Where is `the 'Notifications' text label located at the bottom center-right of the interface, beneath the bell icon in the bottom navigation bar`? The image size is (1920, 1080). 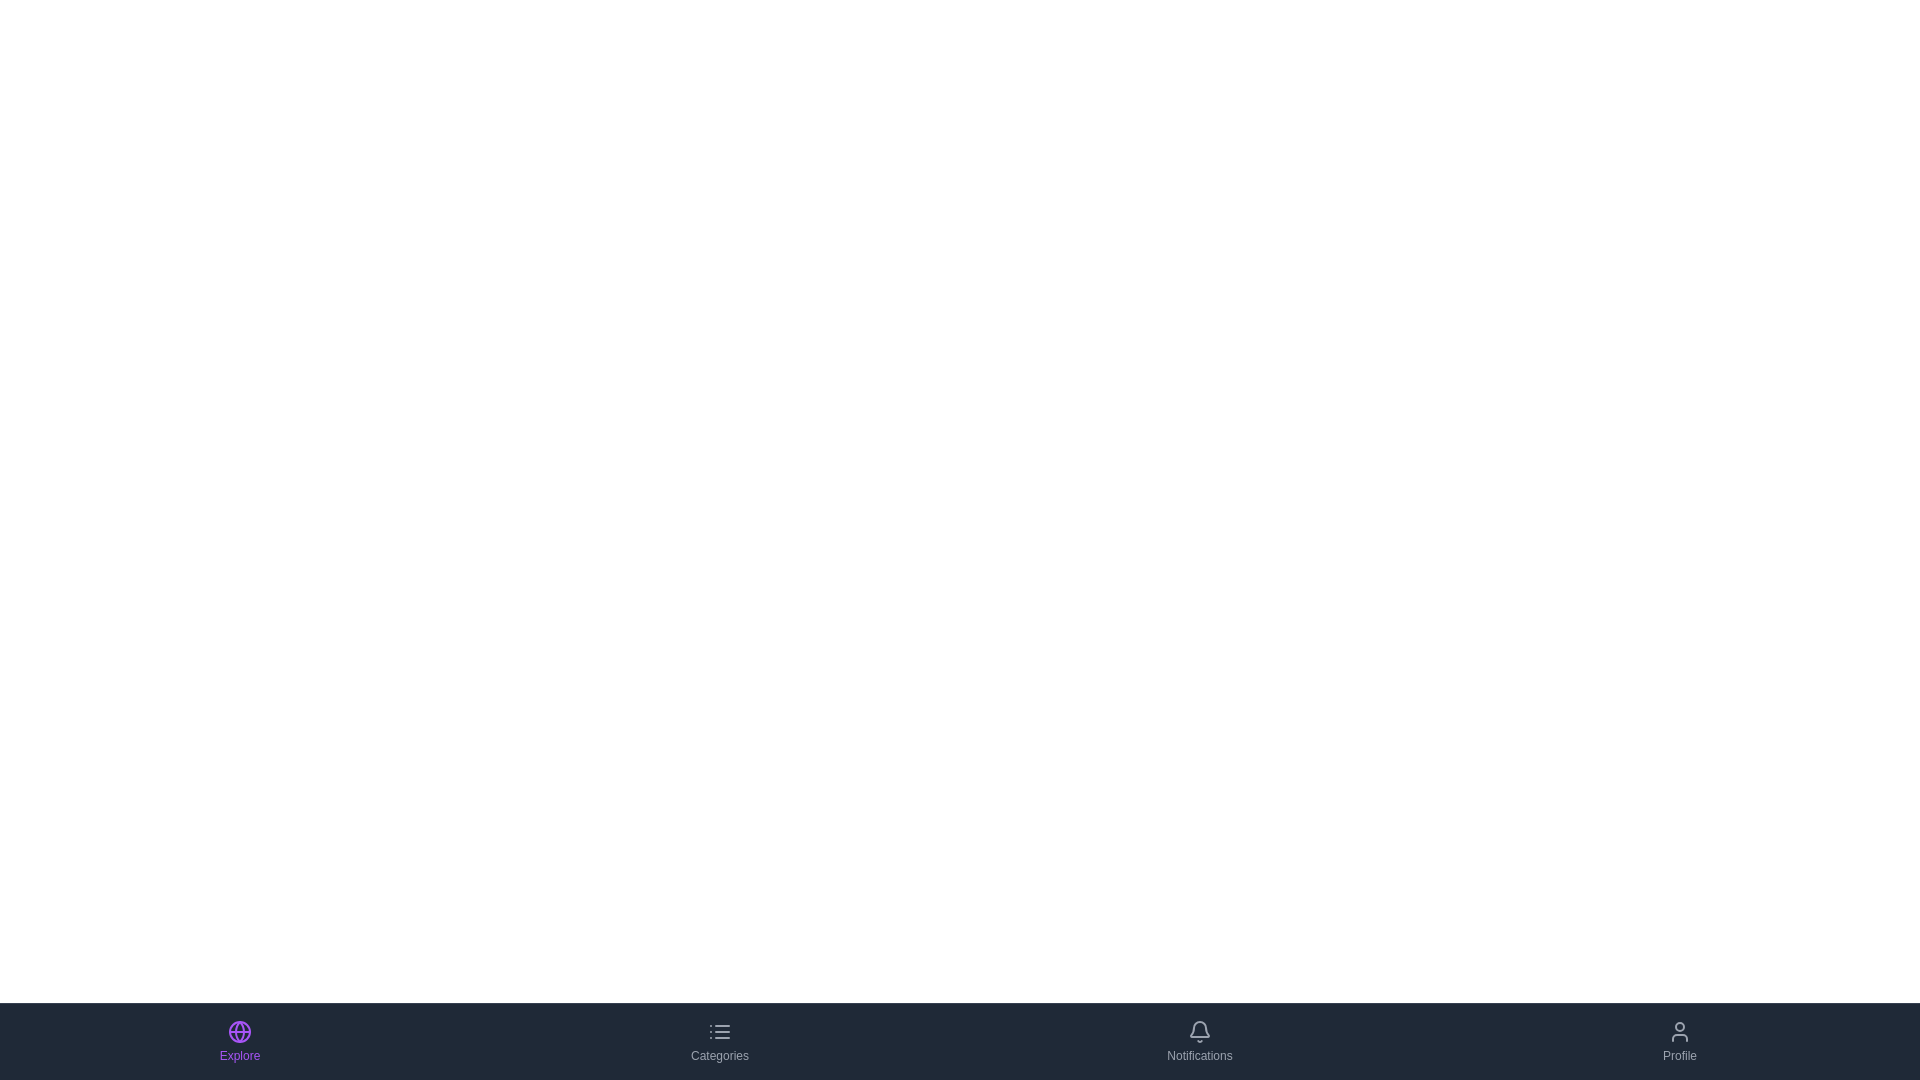
the 'Notifications' text label located at the bottom center-right of the interface, beneath the bell icon in the bottom navigation bar is located at coordinates (1200, 1055).